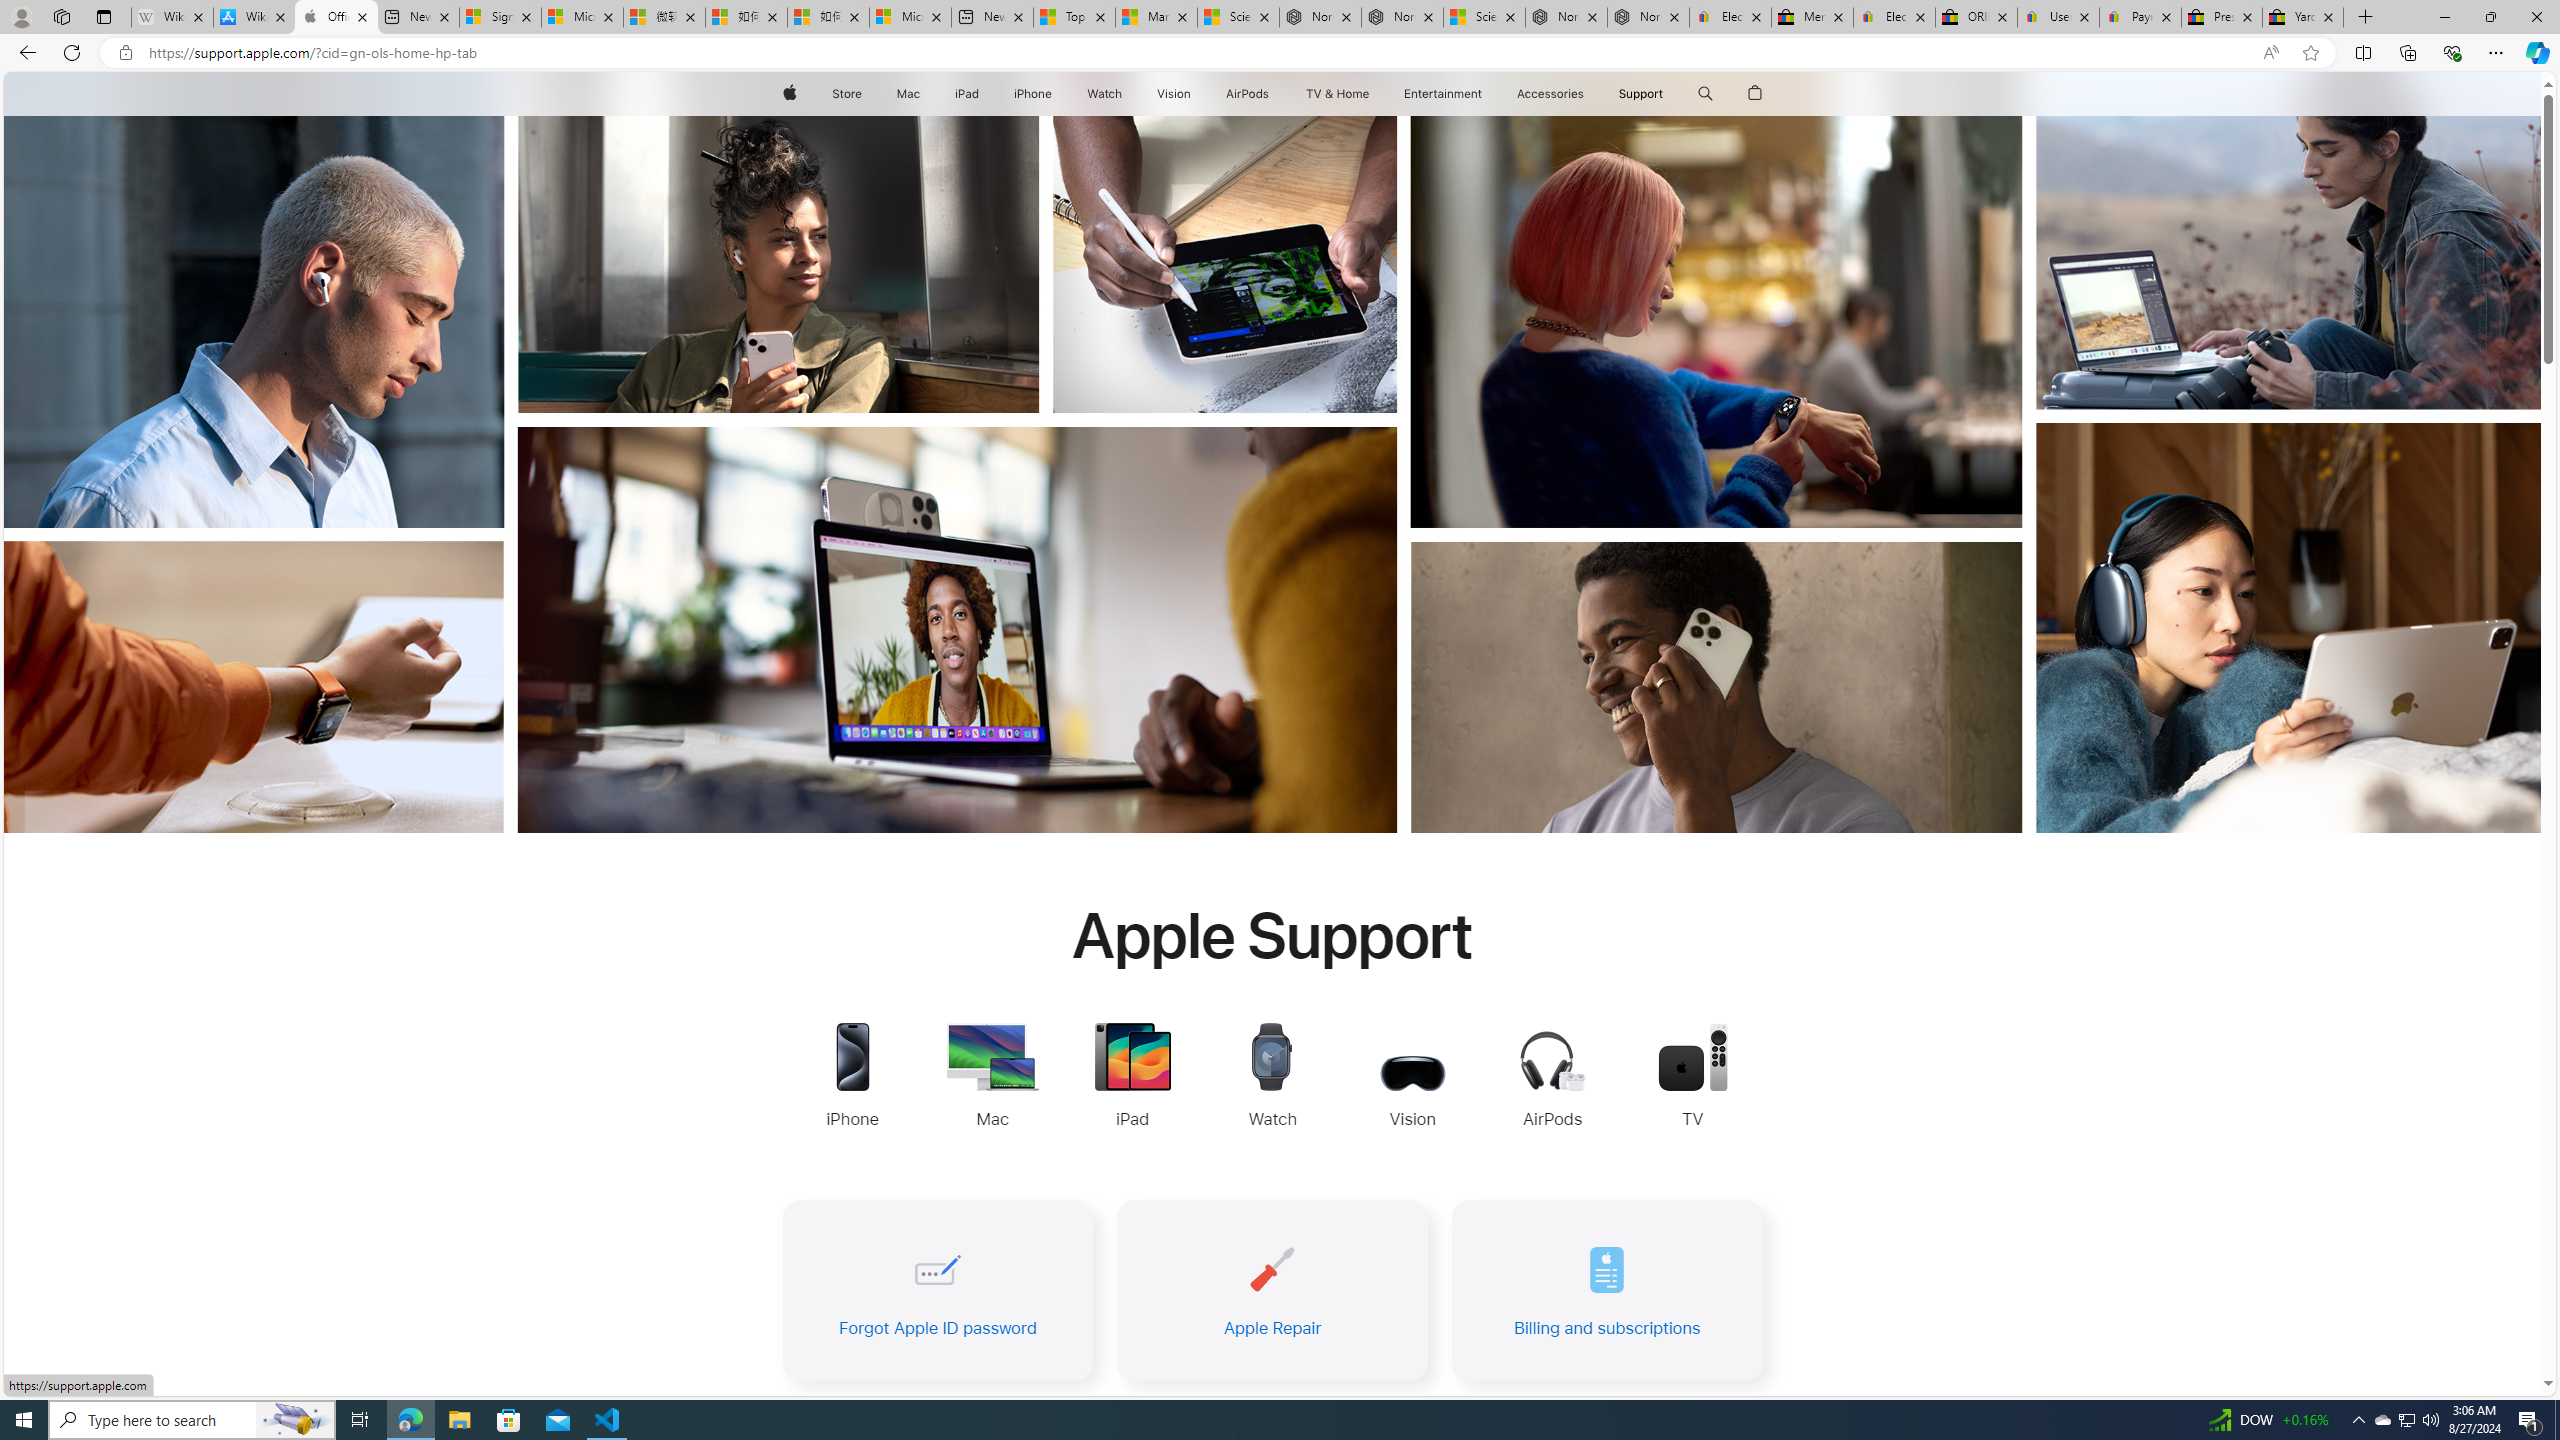 The width and height of the screenshot is (2560, 1440). What do you see at coordinates (787, 93) in the screenshot?
I see `'Apple'` at bounding box center [787, 93].